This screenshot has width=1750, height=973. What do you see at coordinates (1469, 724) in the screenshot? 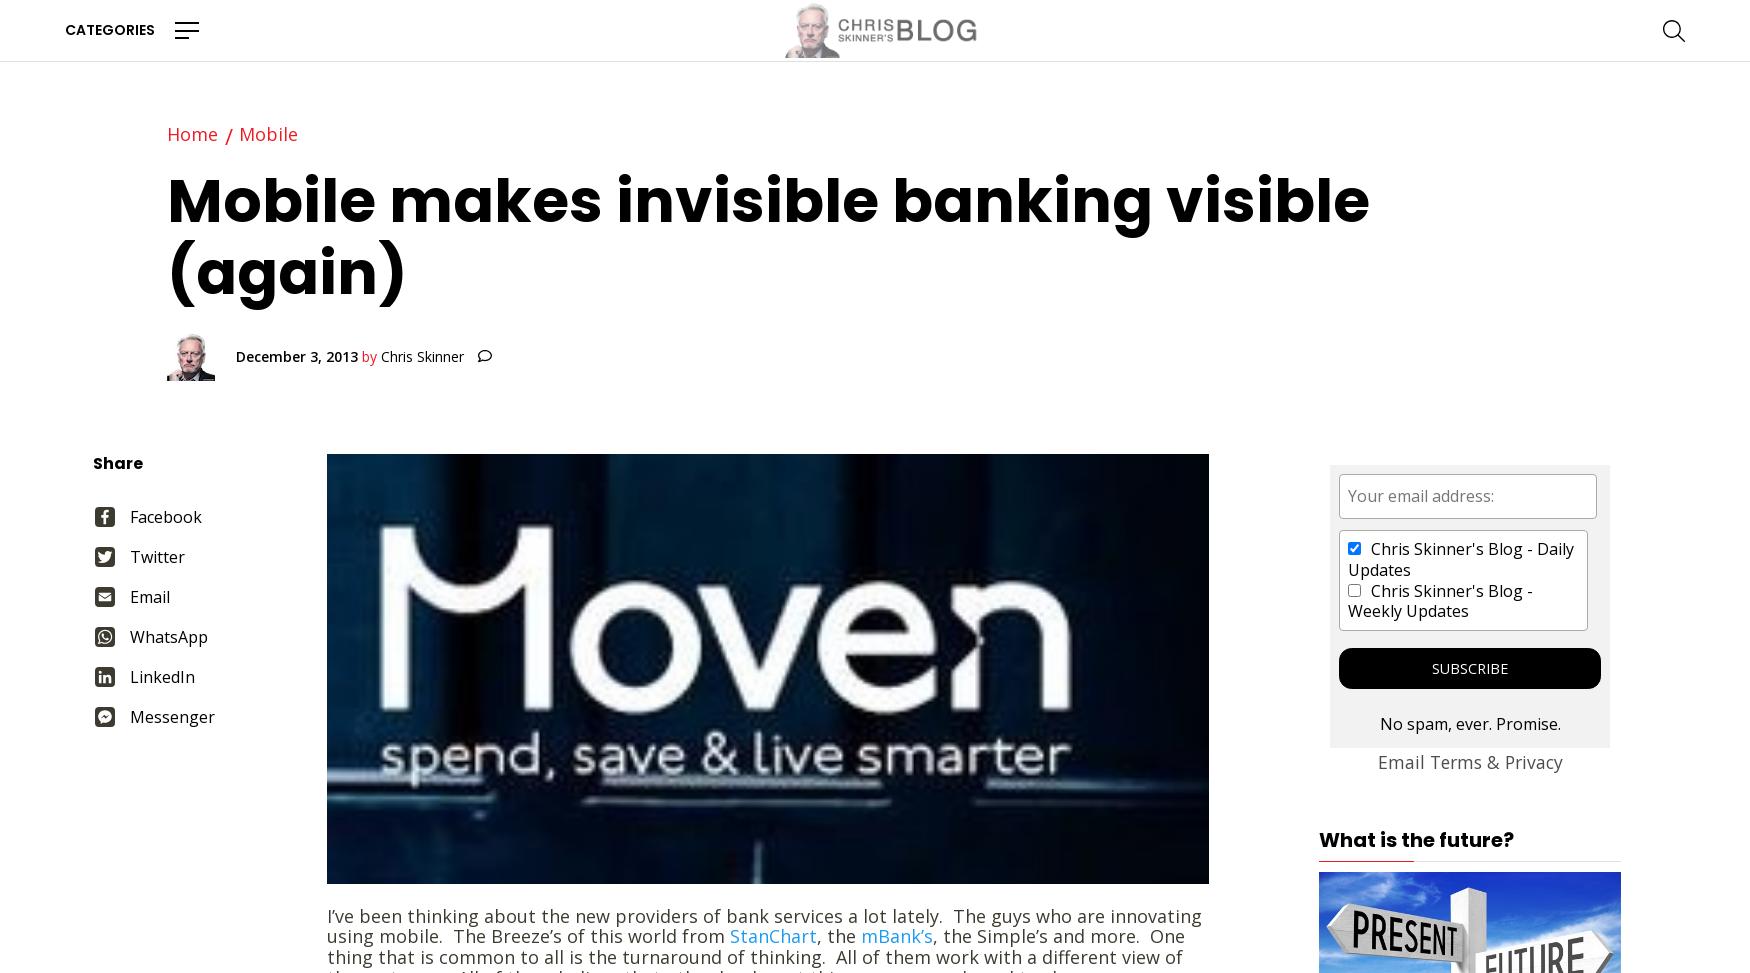
I see `'No spam, ever. Promise.'` at bounding box center [1469, 724].